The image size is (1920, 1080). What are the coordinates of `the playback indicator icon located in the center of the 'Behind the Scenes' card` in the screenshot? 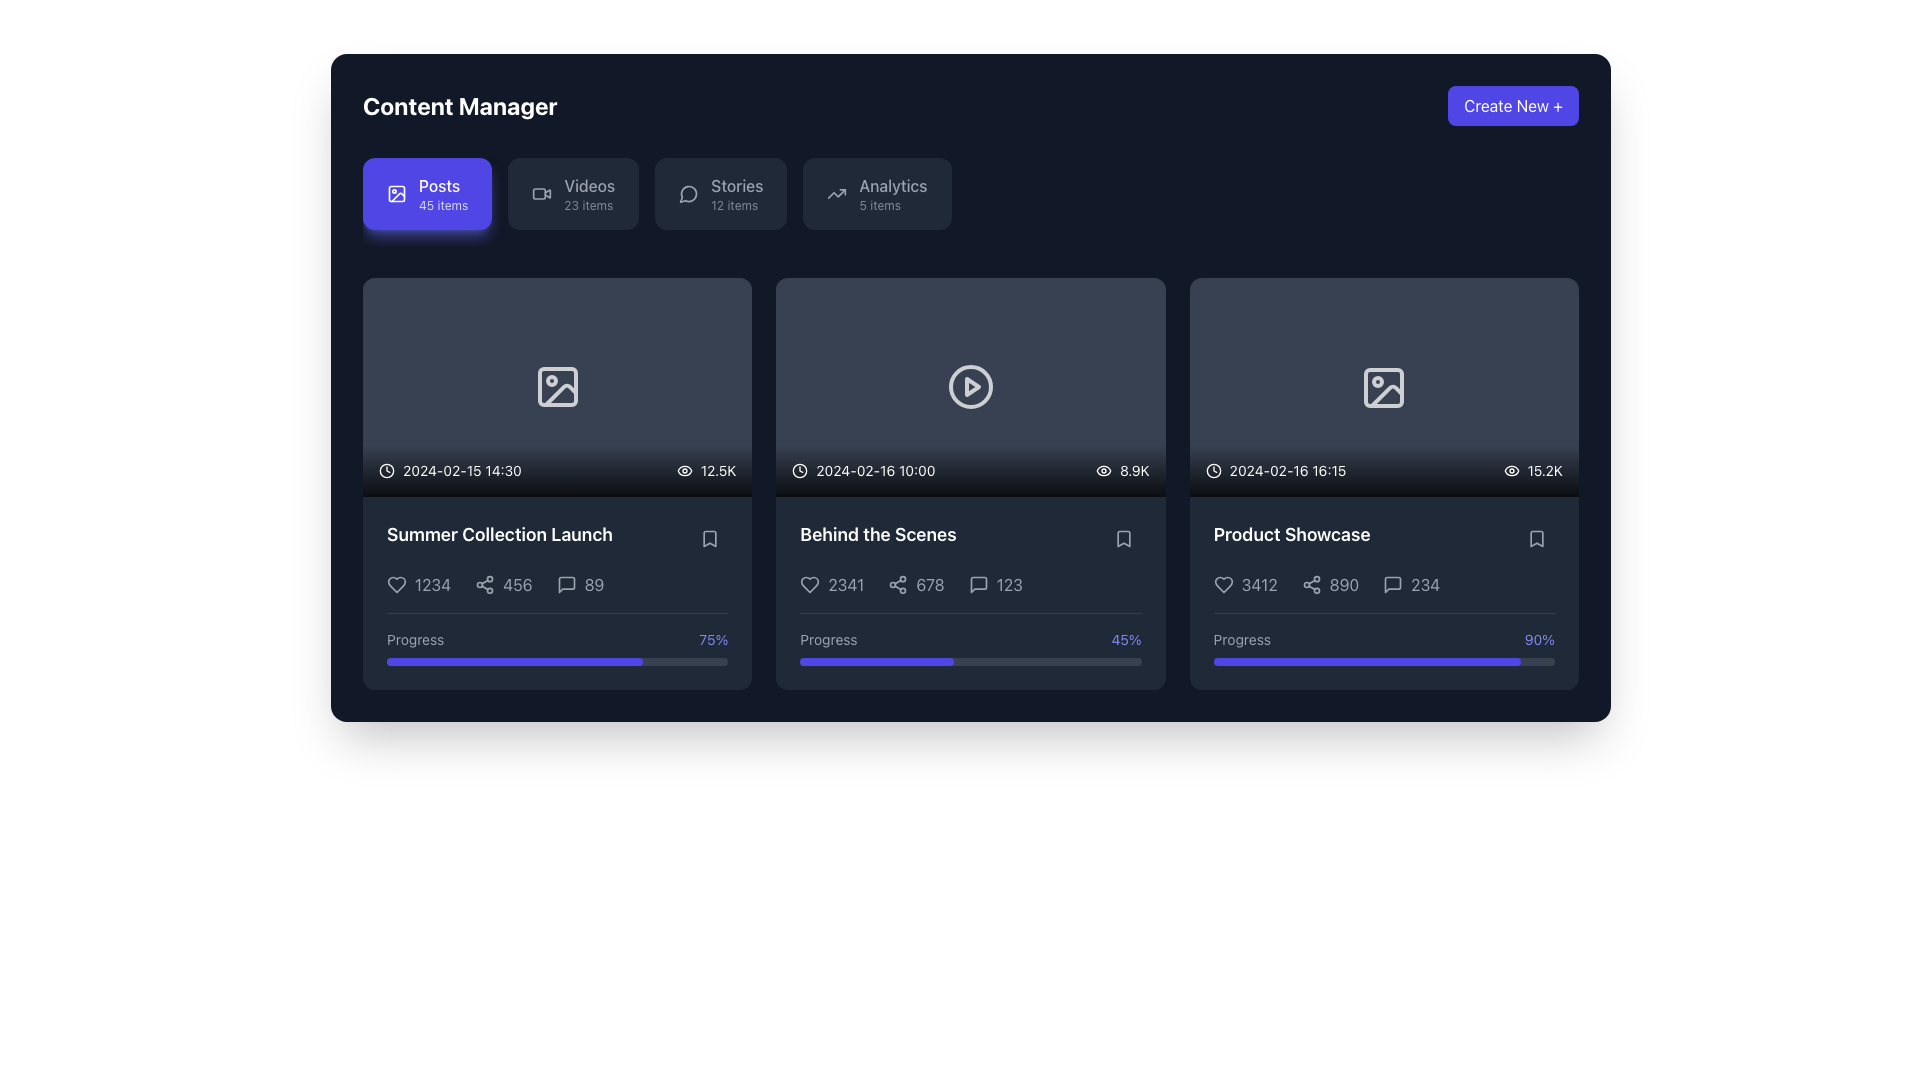 It's located at (973, 387).